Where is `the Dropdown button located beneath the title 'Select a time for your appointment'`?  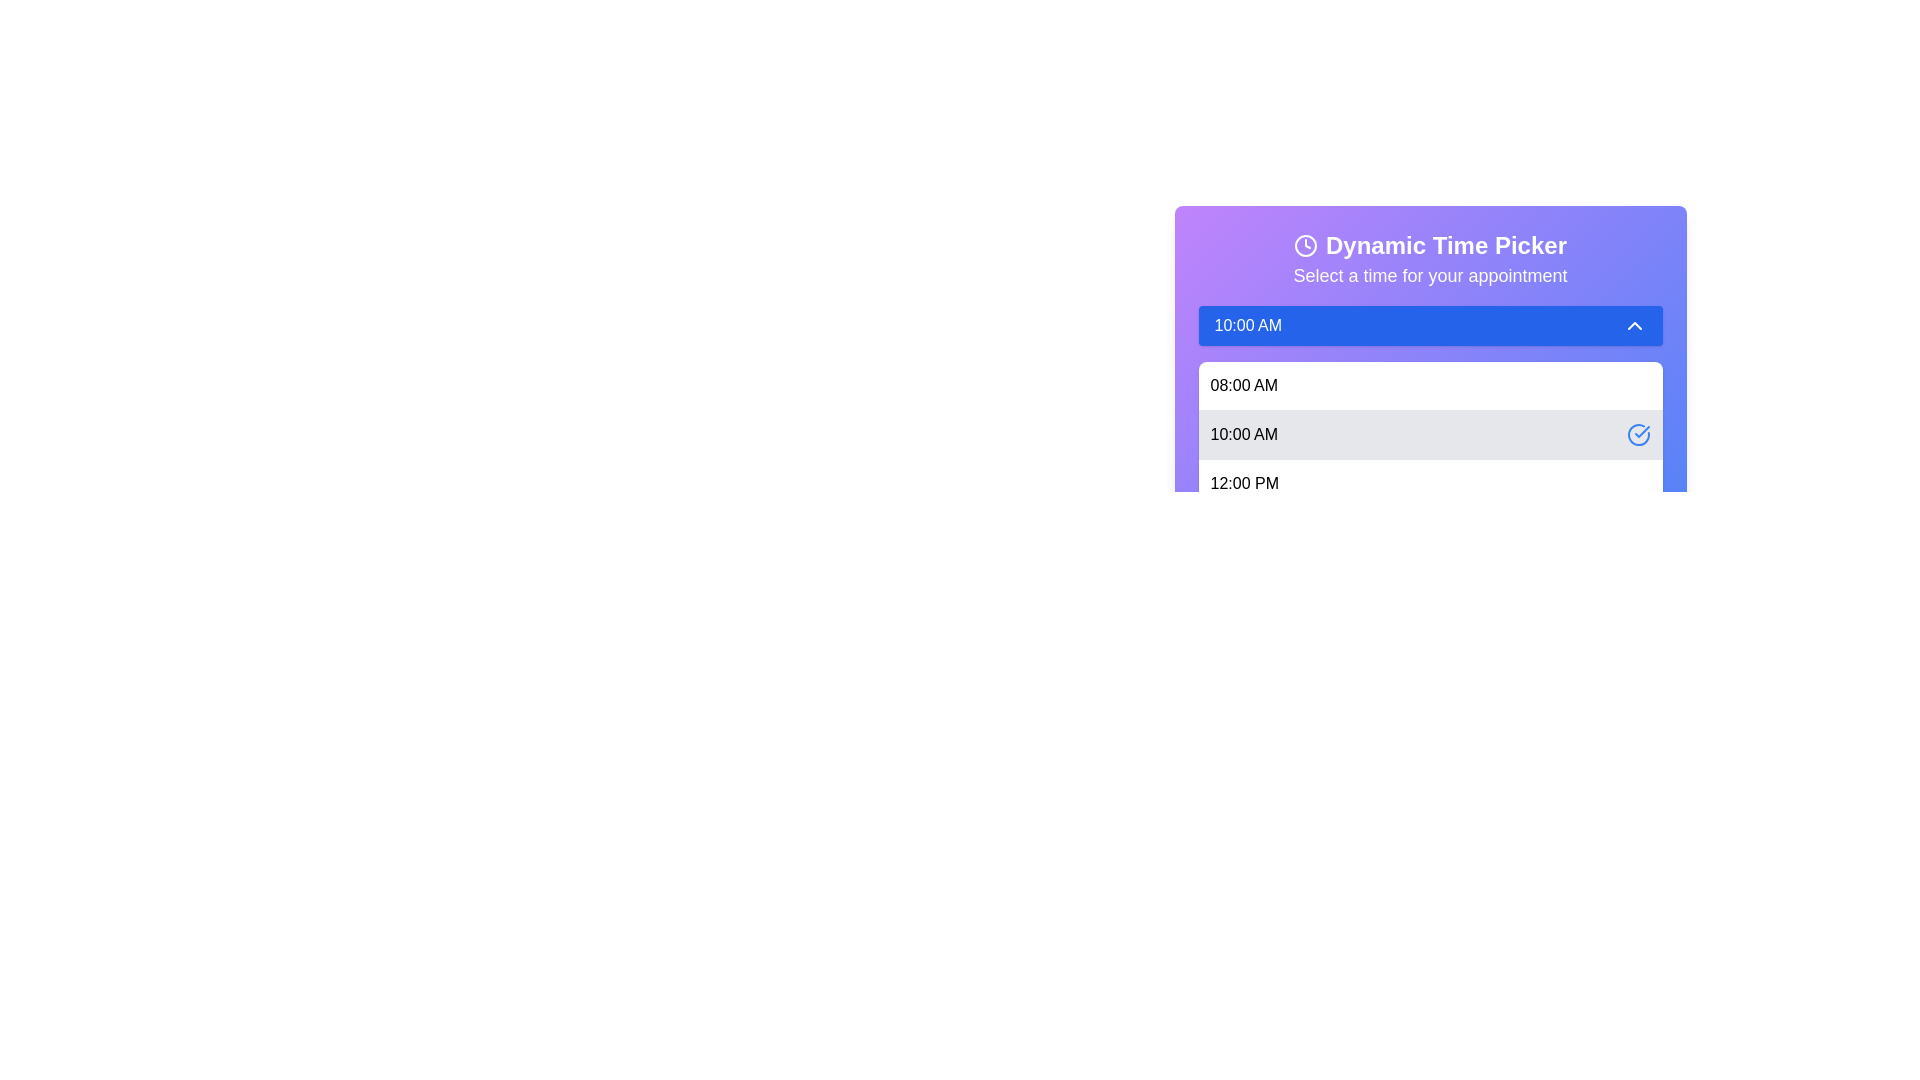
the Dropdown button located beneath the title 'Select a time for your appointment' is located at coordinates (1429, 325).